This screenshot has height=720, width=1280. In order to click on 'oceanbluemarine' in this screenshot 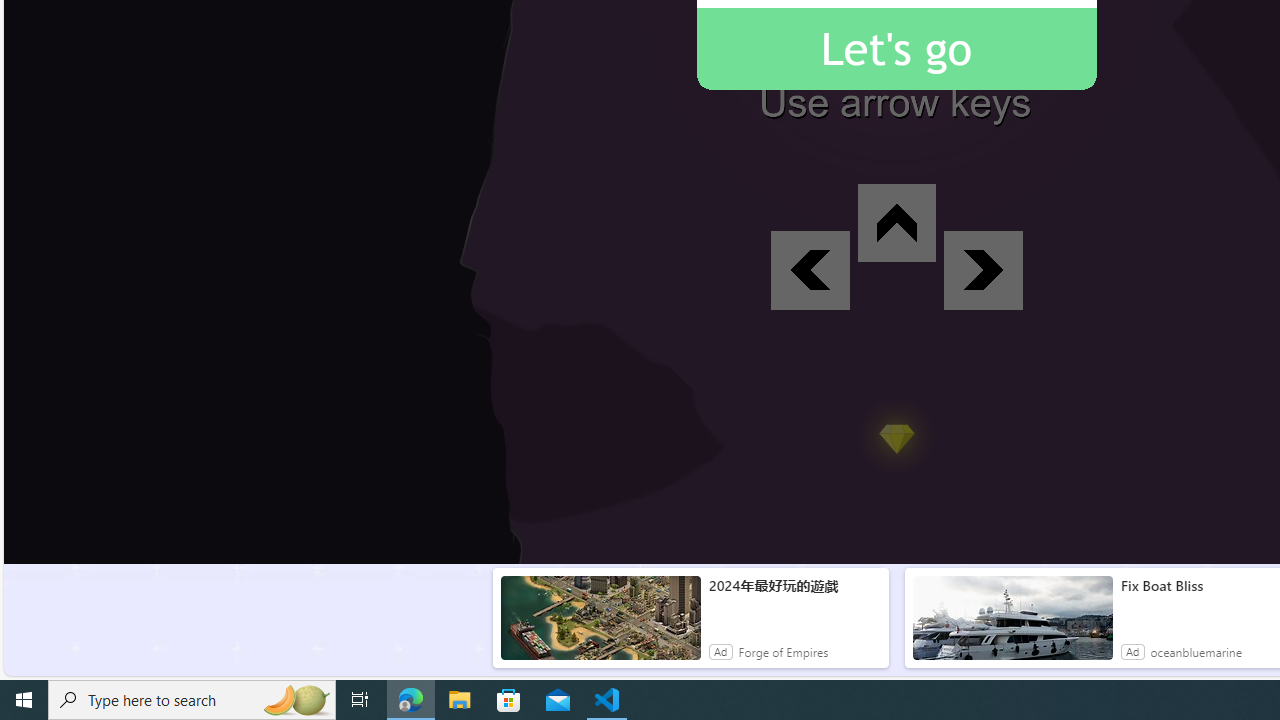, I will do `click(1195, 651)`.